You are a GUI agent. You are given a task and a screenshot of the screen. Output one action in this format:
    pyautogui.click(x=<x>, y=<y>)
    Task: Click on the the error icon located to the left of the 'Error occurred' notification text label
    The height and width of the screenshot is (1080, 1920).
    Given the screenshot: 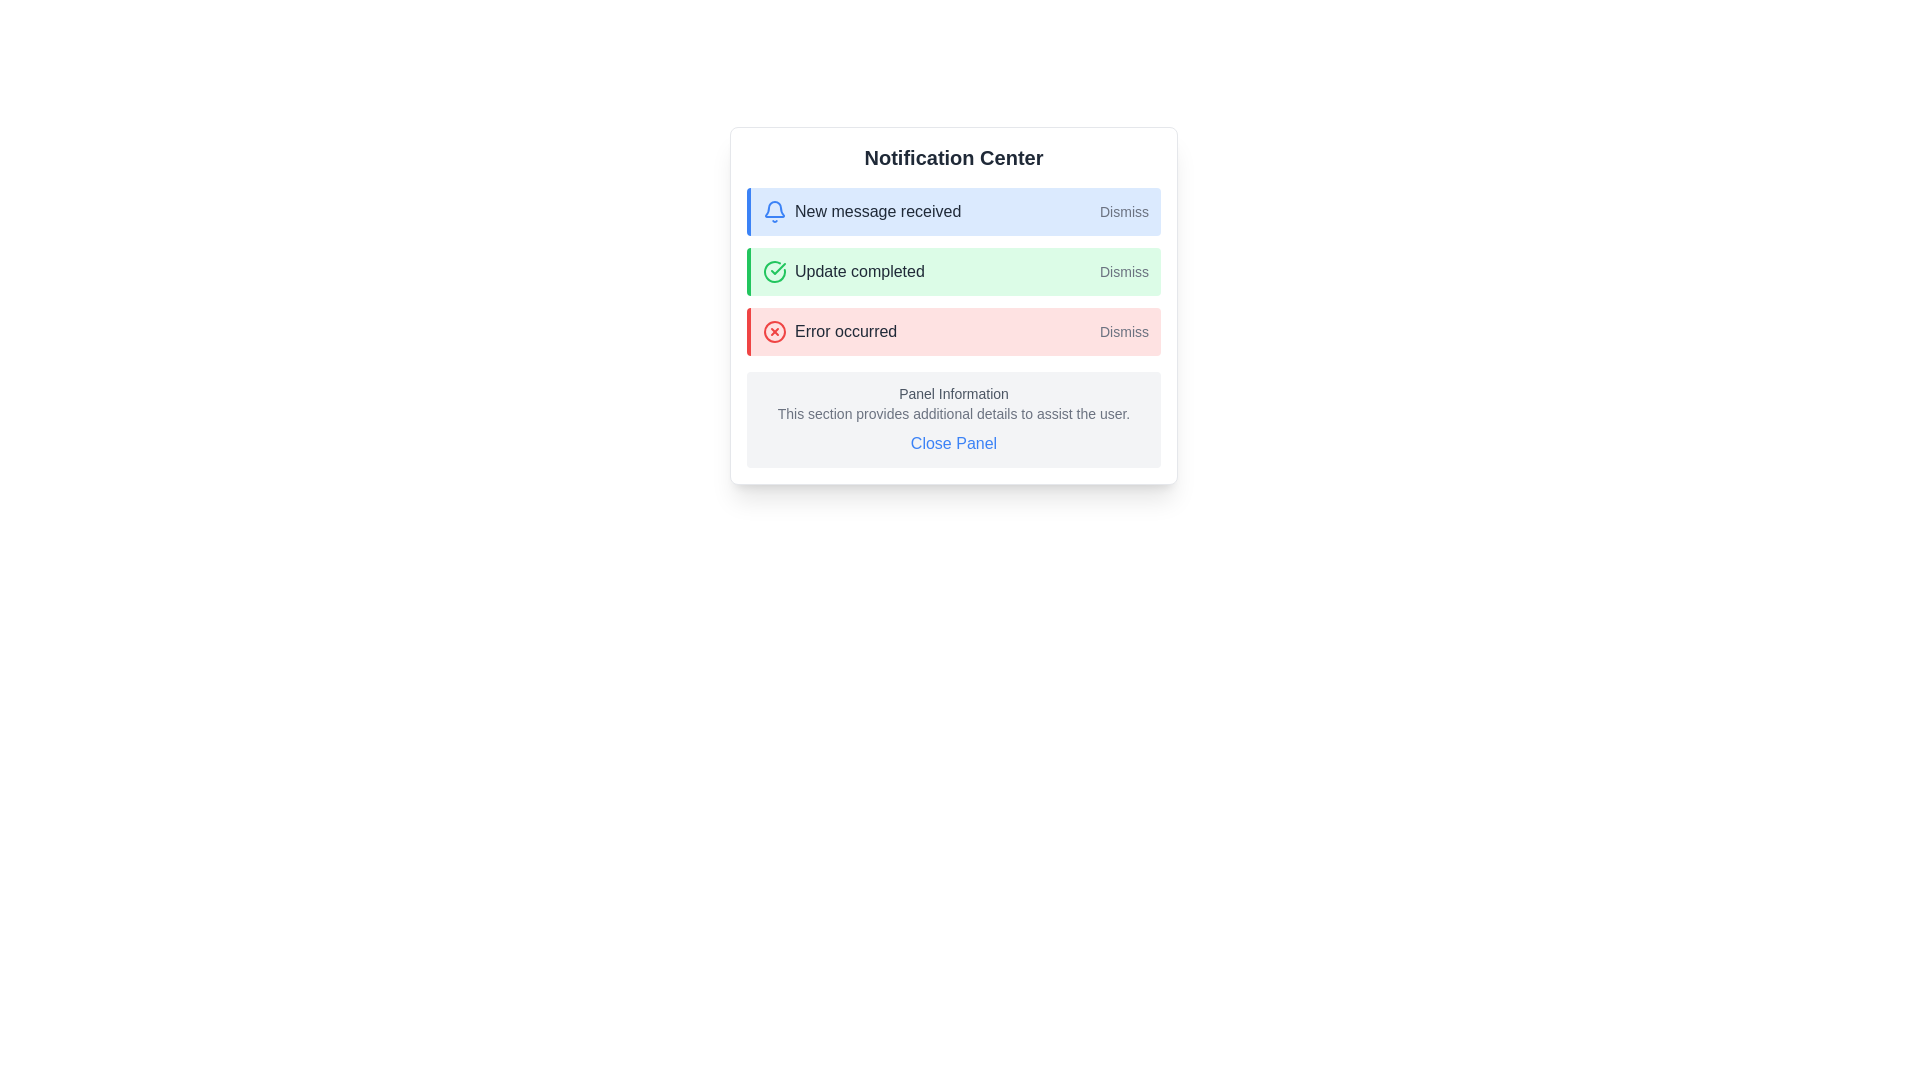 What is the action you would take?
    pyautogui.click(x=773, y=330)
    